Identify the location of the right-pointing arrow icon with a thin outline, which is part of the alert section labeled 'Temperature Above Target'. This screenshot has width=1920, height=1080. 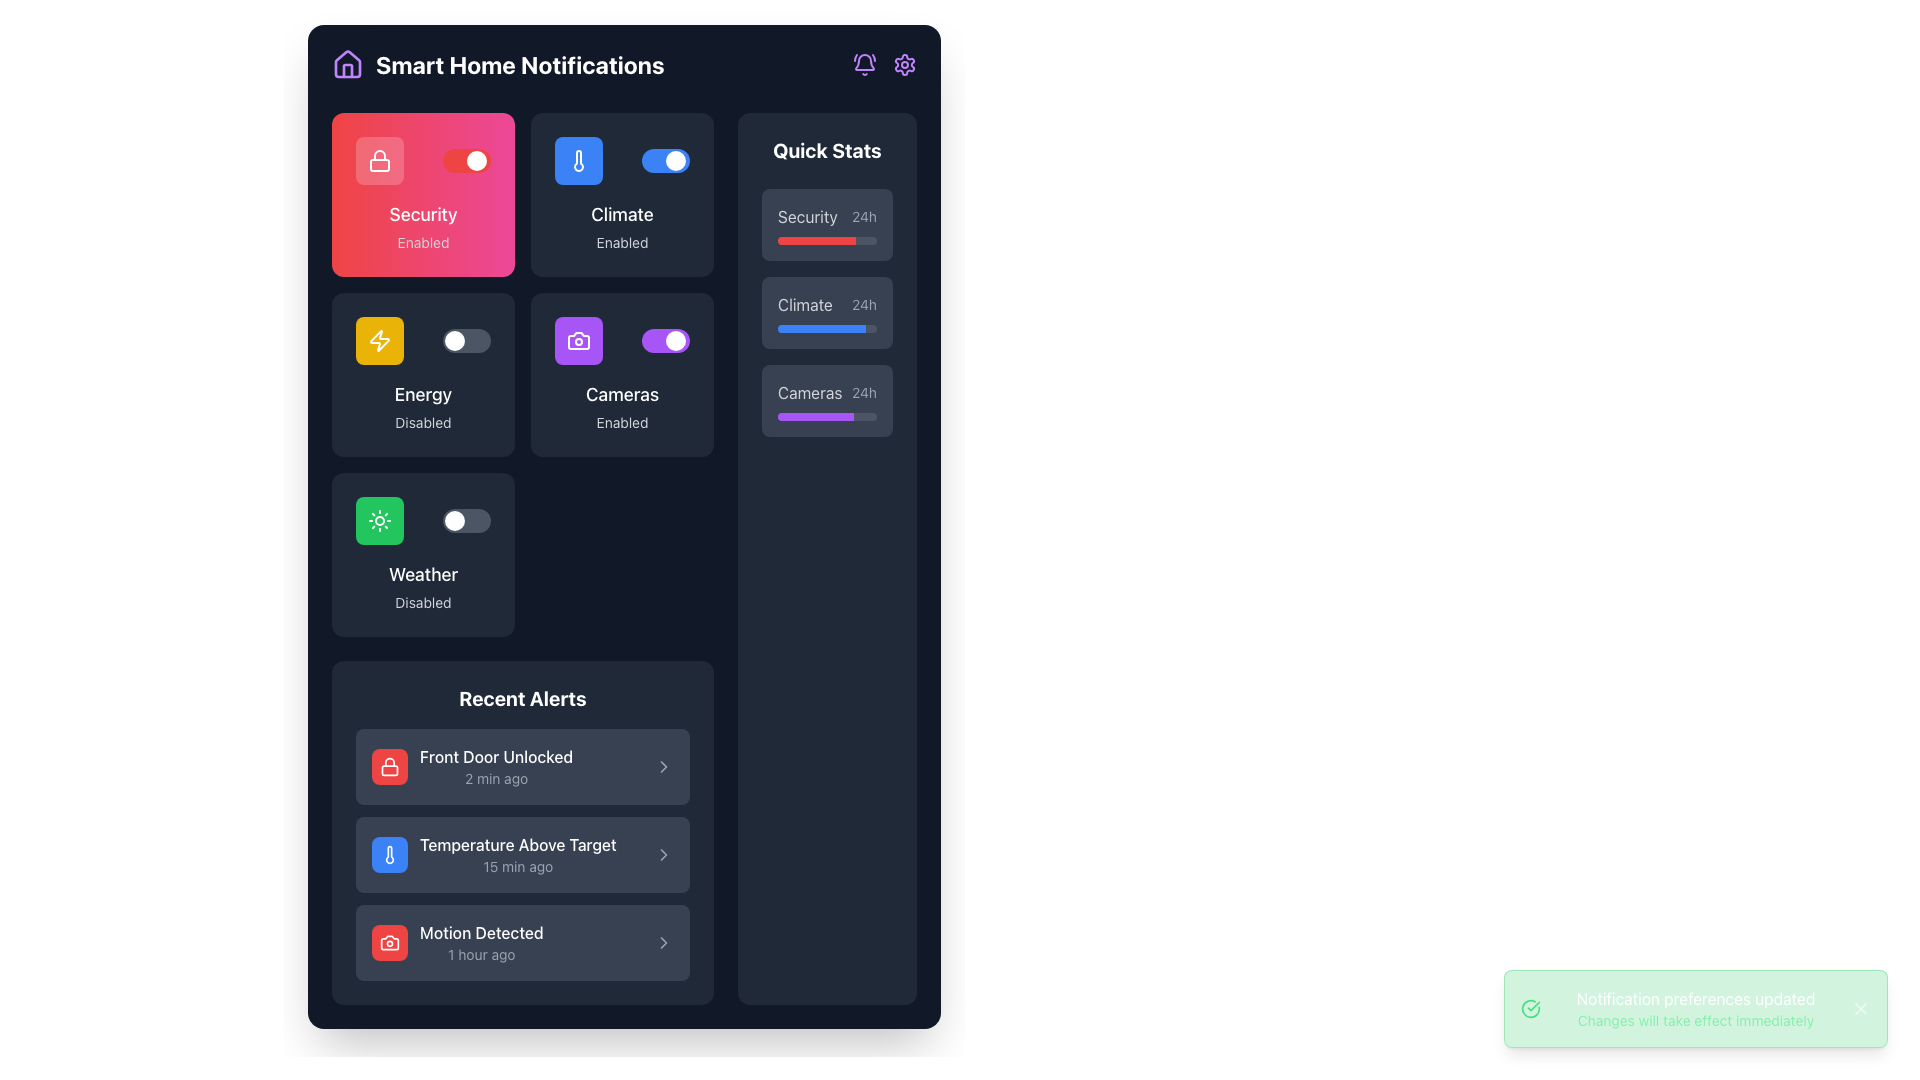
(663, 855).